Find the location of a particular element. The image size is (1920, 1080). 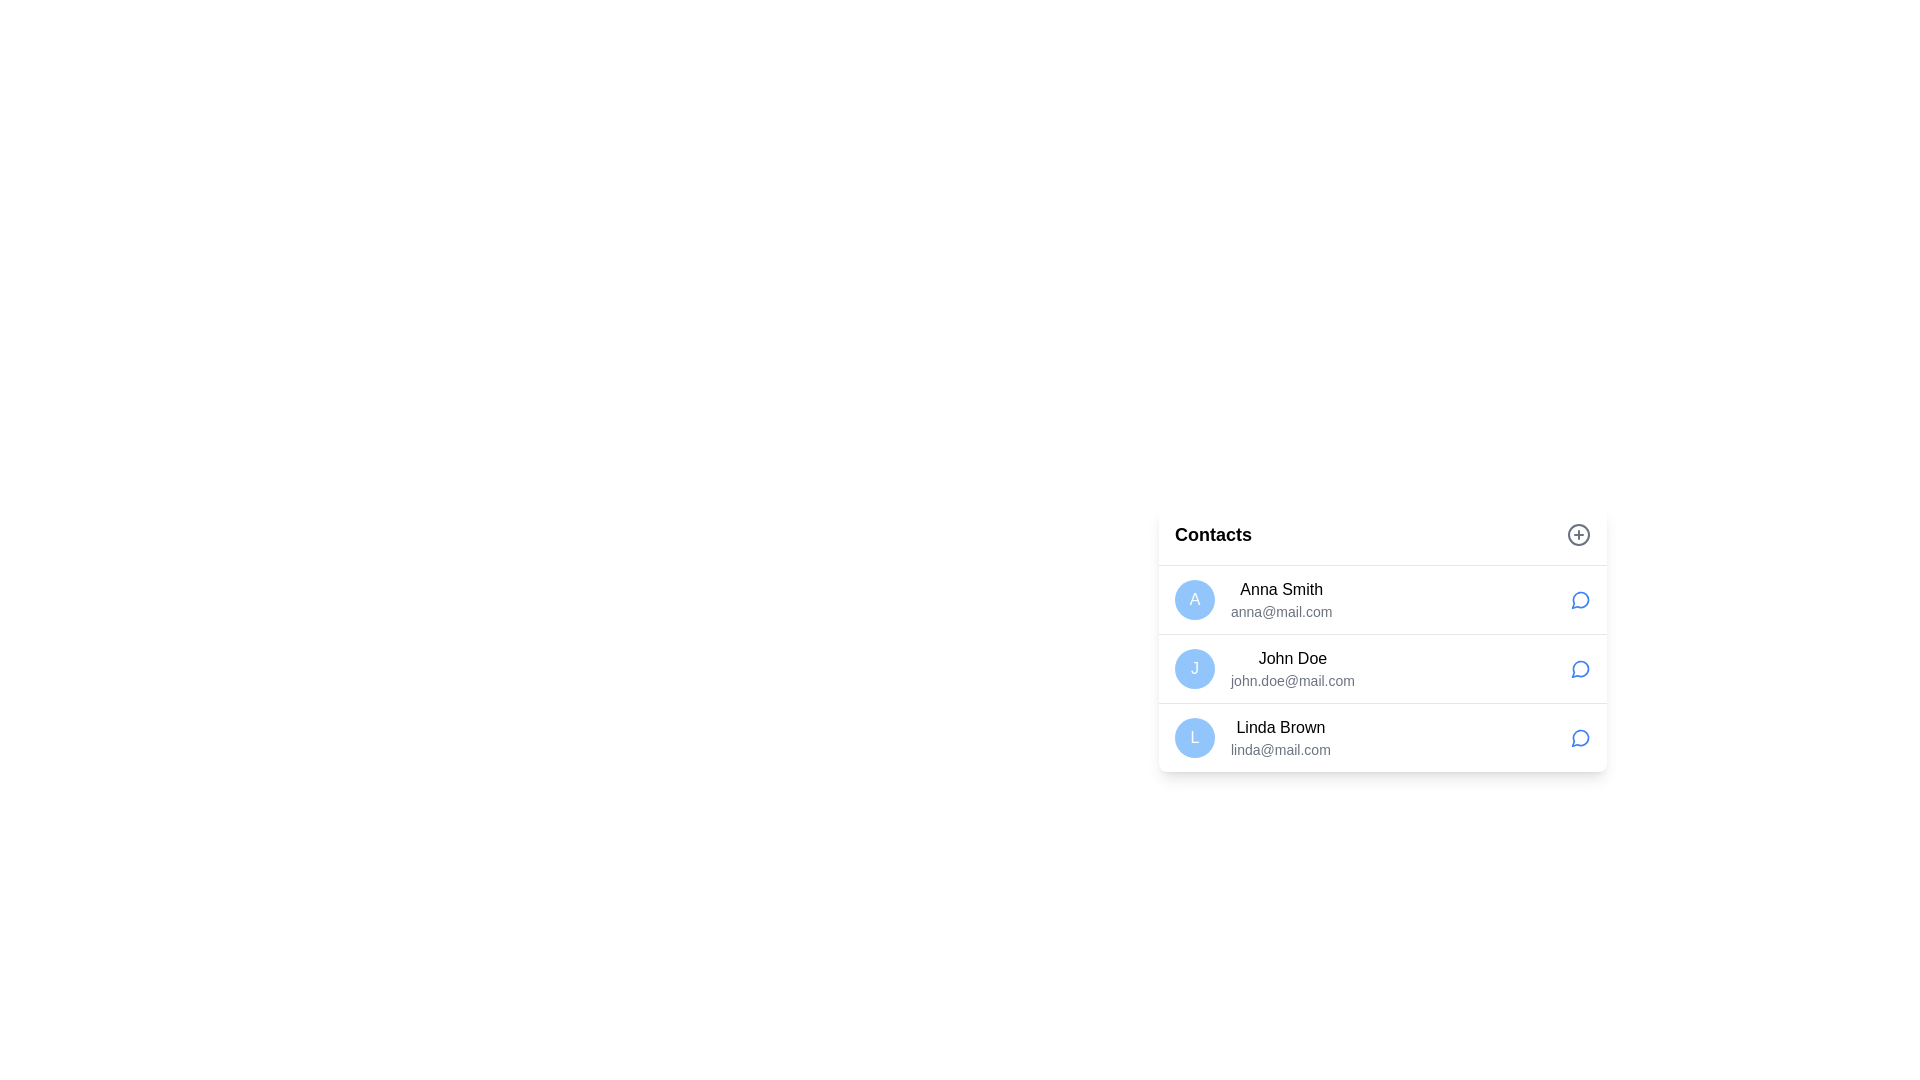

the second contact item in the list, which displays the contact's name and email, located between 'Anna Smith' and 'Linda Brown' is located at coordinates (1381, 668).